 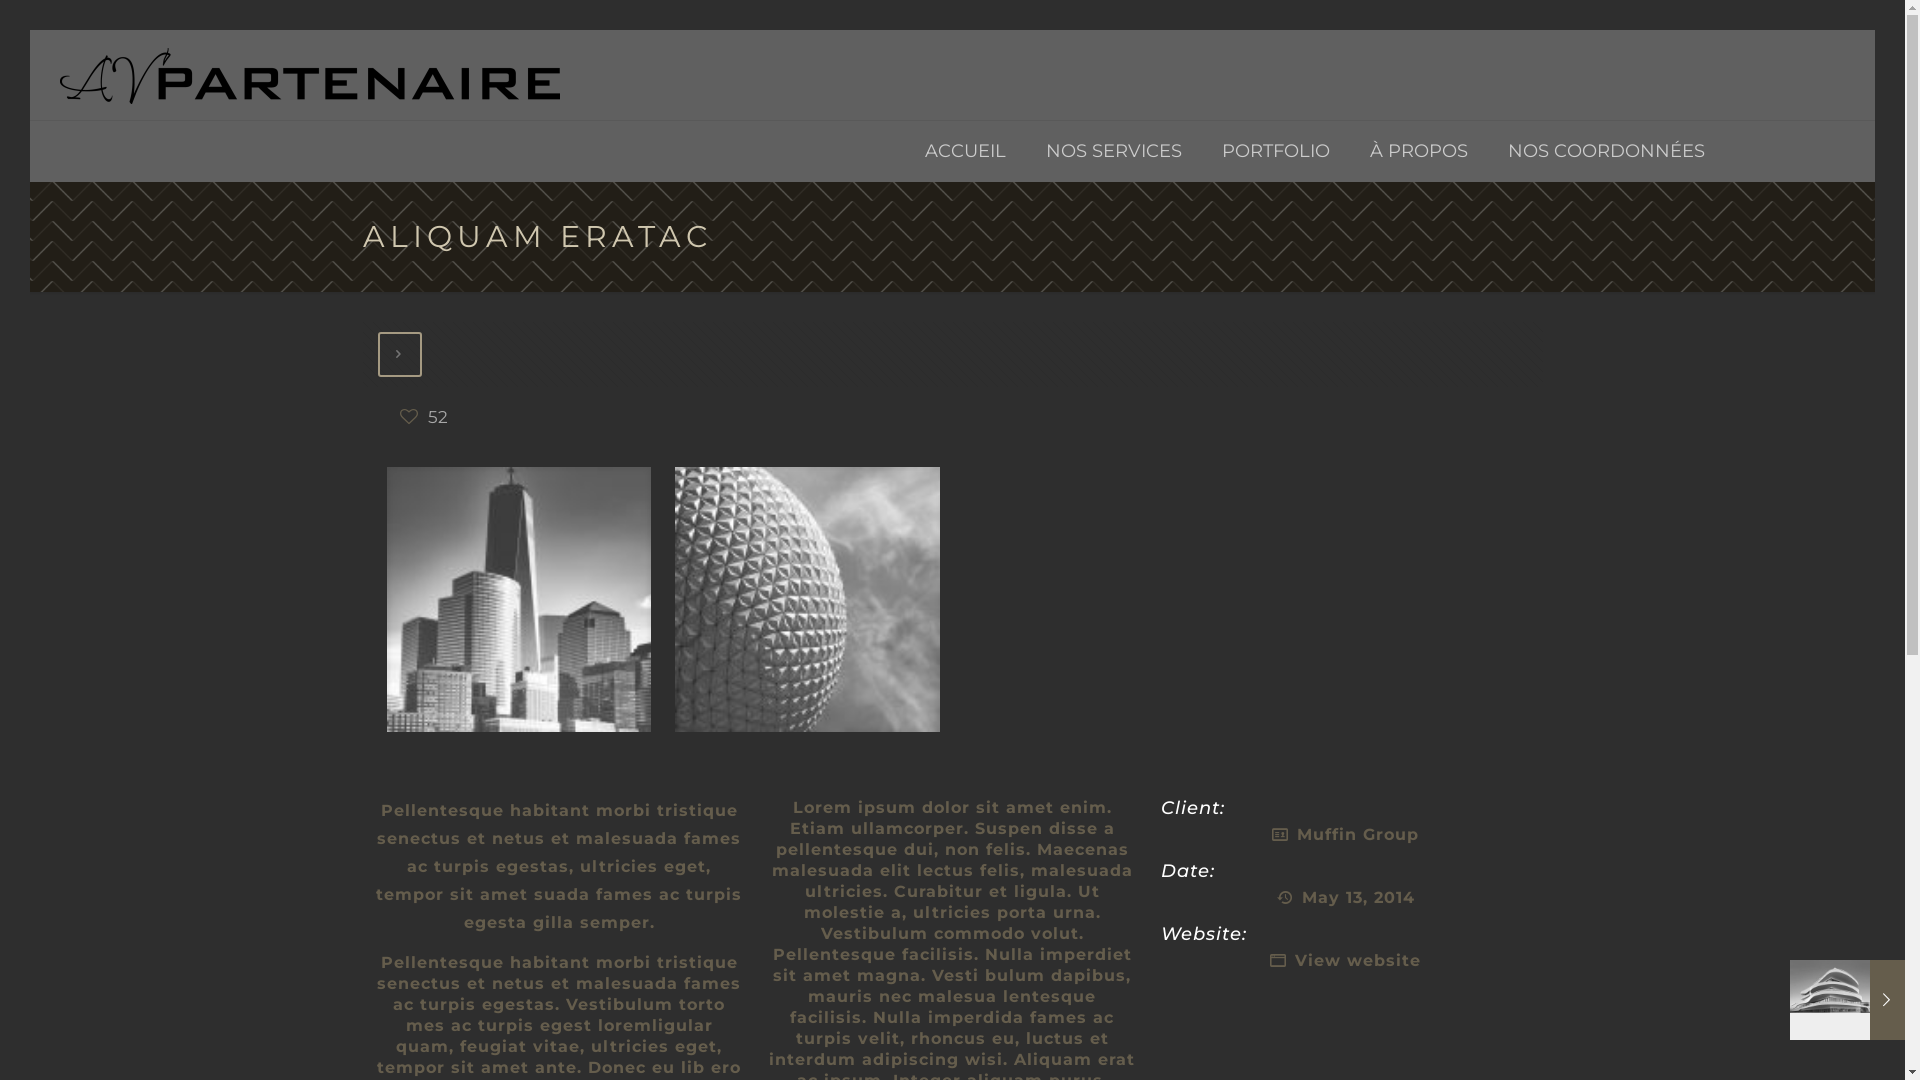 What do you see at coordinates (1200, 149) in the screenshot?
I see `'PORTFOLIO'` at bounding box center [1200, 149].